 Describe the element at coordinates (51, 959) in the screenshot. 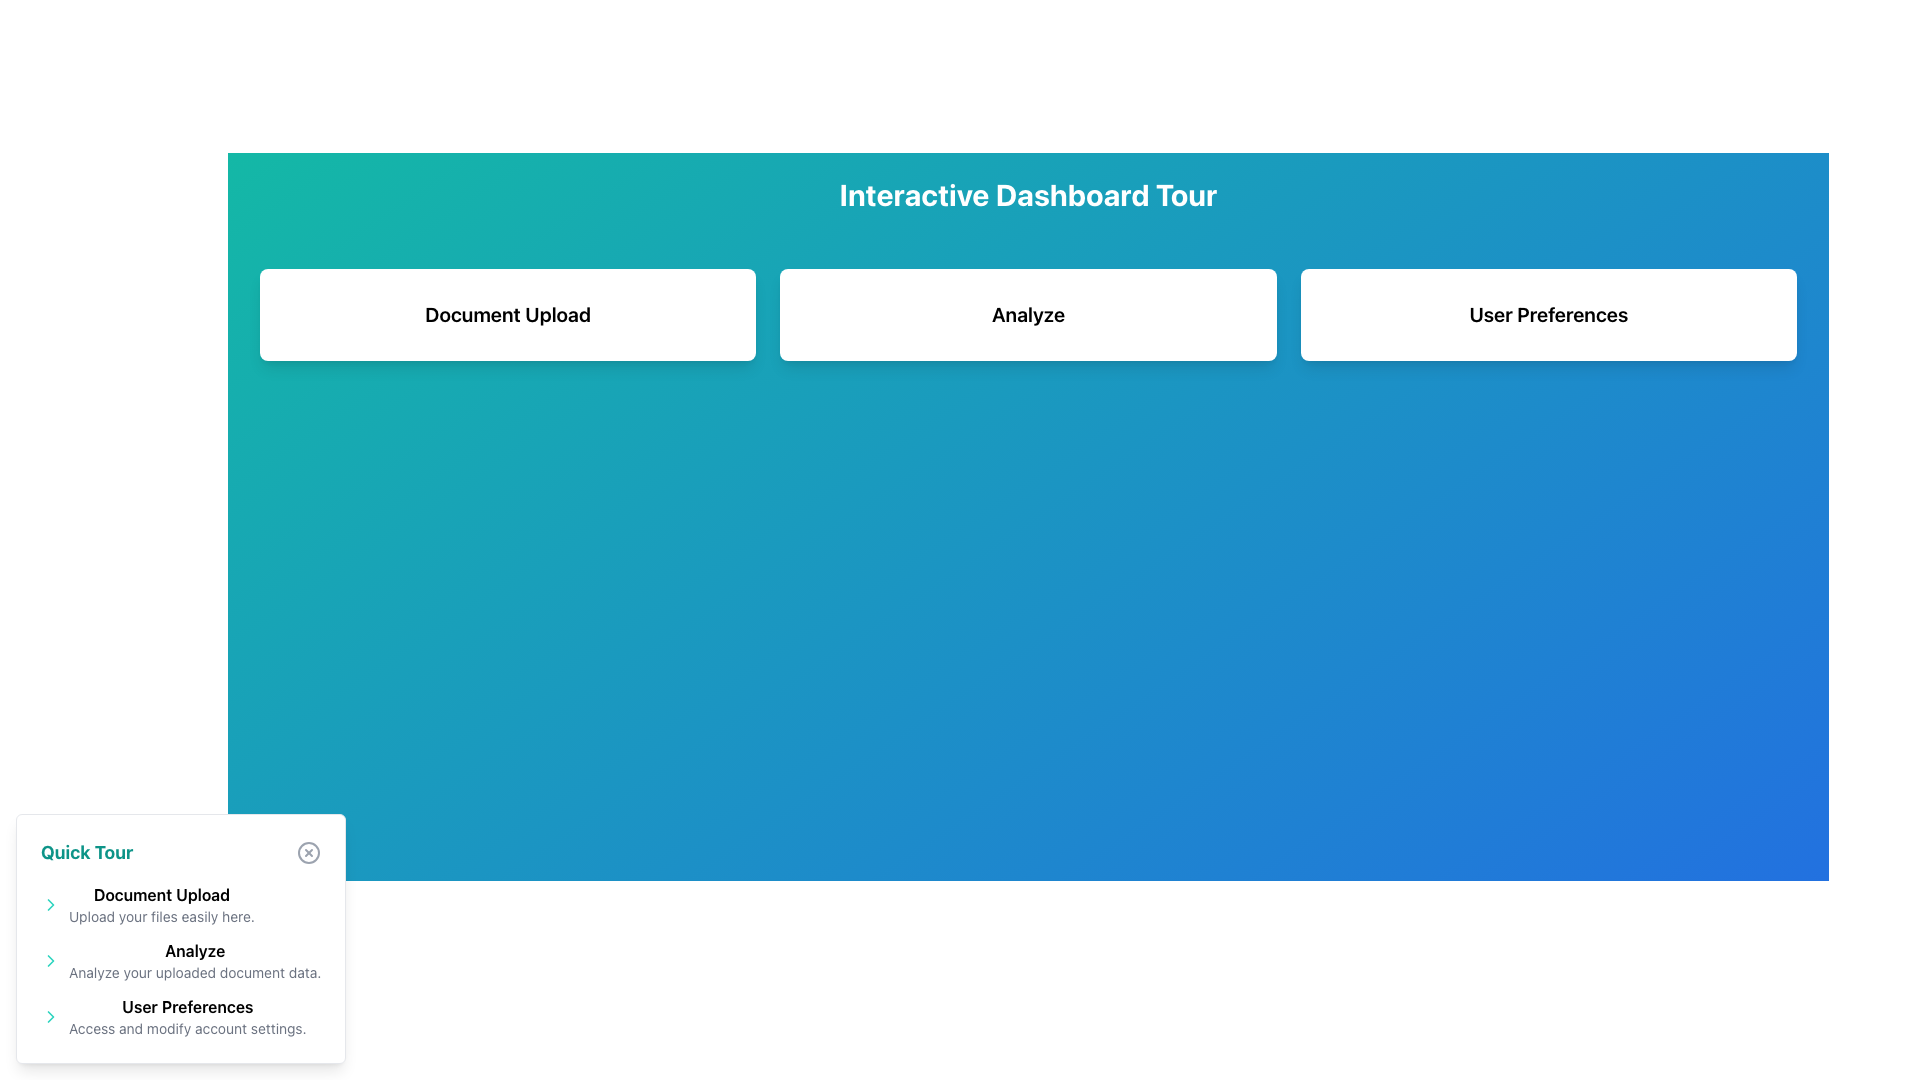

I see `the Arrow Icon located to the left of the 'Analyze' label in the vertical menu, which serves as a visual cue for navigation or selection` at that location.